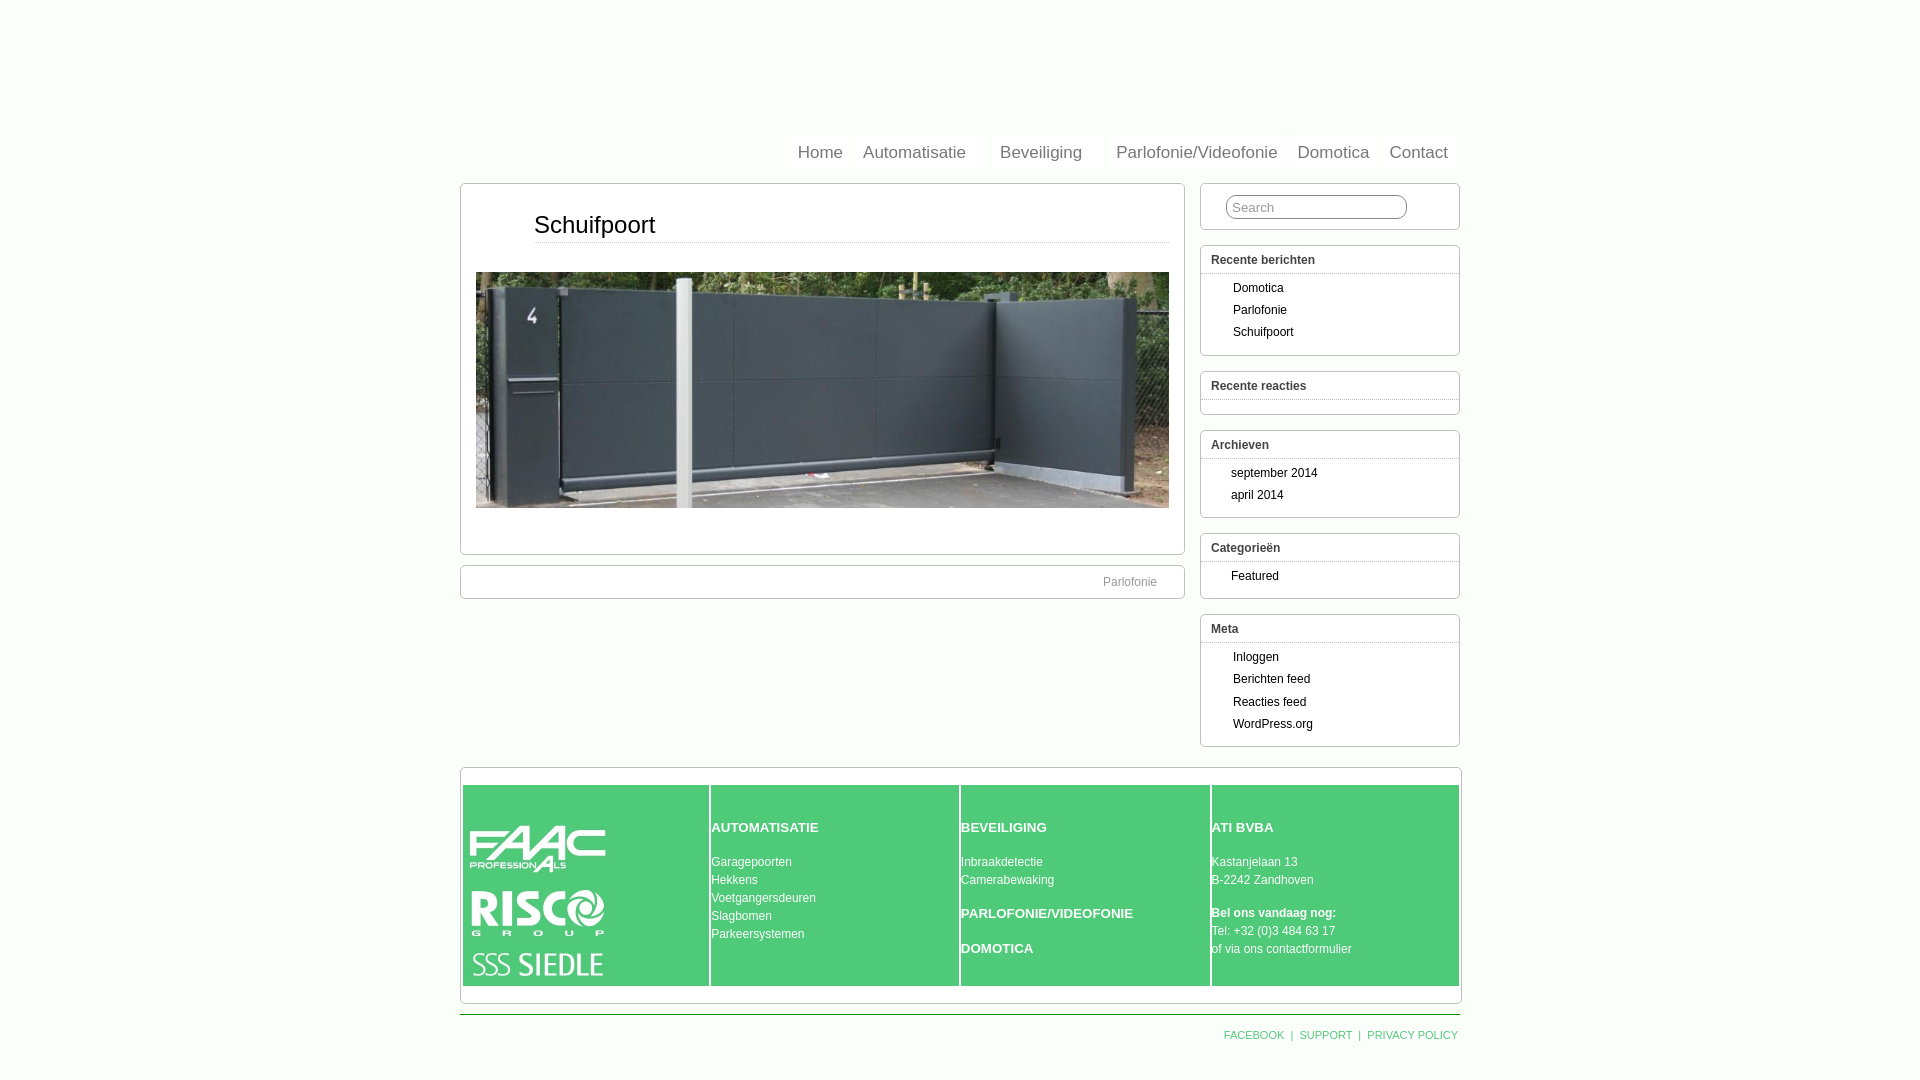  What do you see at coordinates (1271, 724) in the screenshot?
I see `'WordPress.org'` at bounding box center [1271, 724].